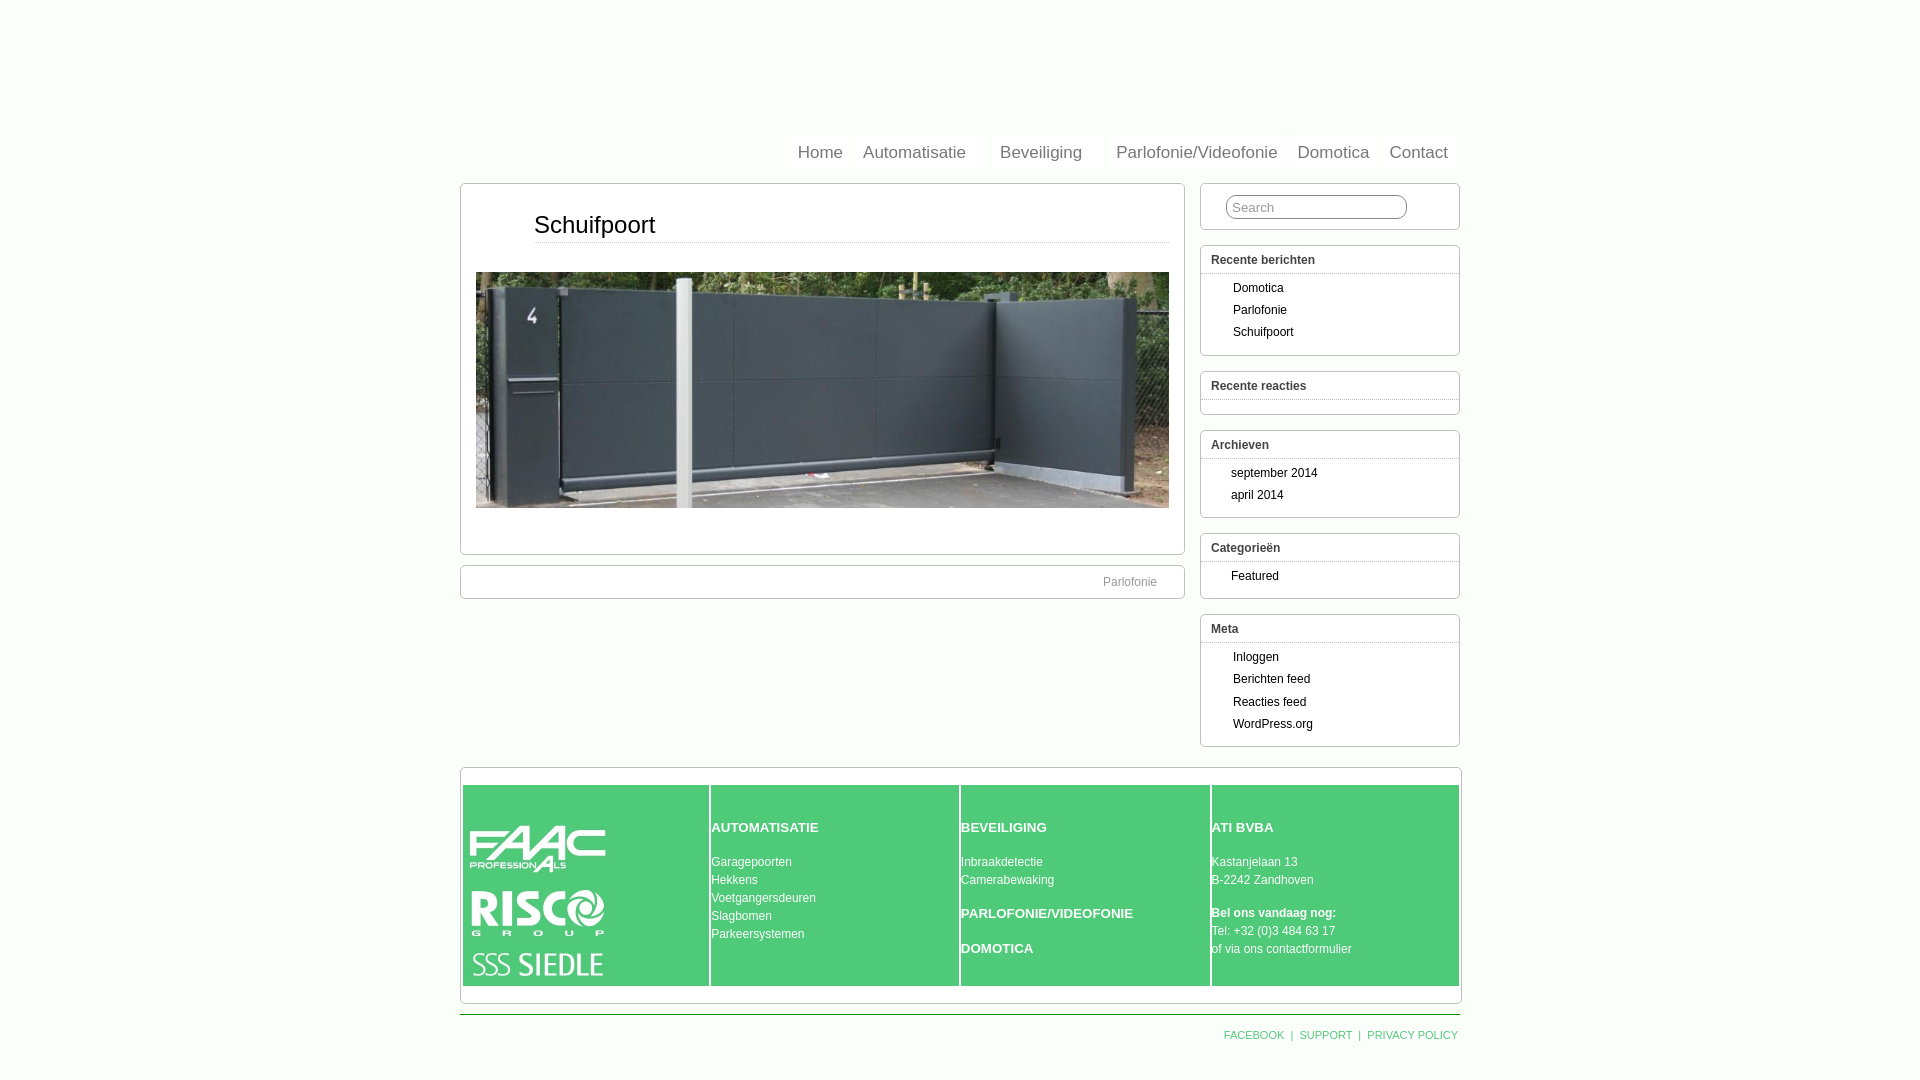  What do you see at coordinates (1271, 724) in the screenshot?
I see `'WordPress.org'` at bounding box center [1271, 724].